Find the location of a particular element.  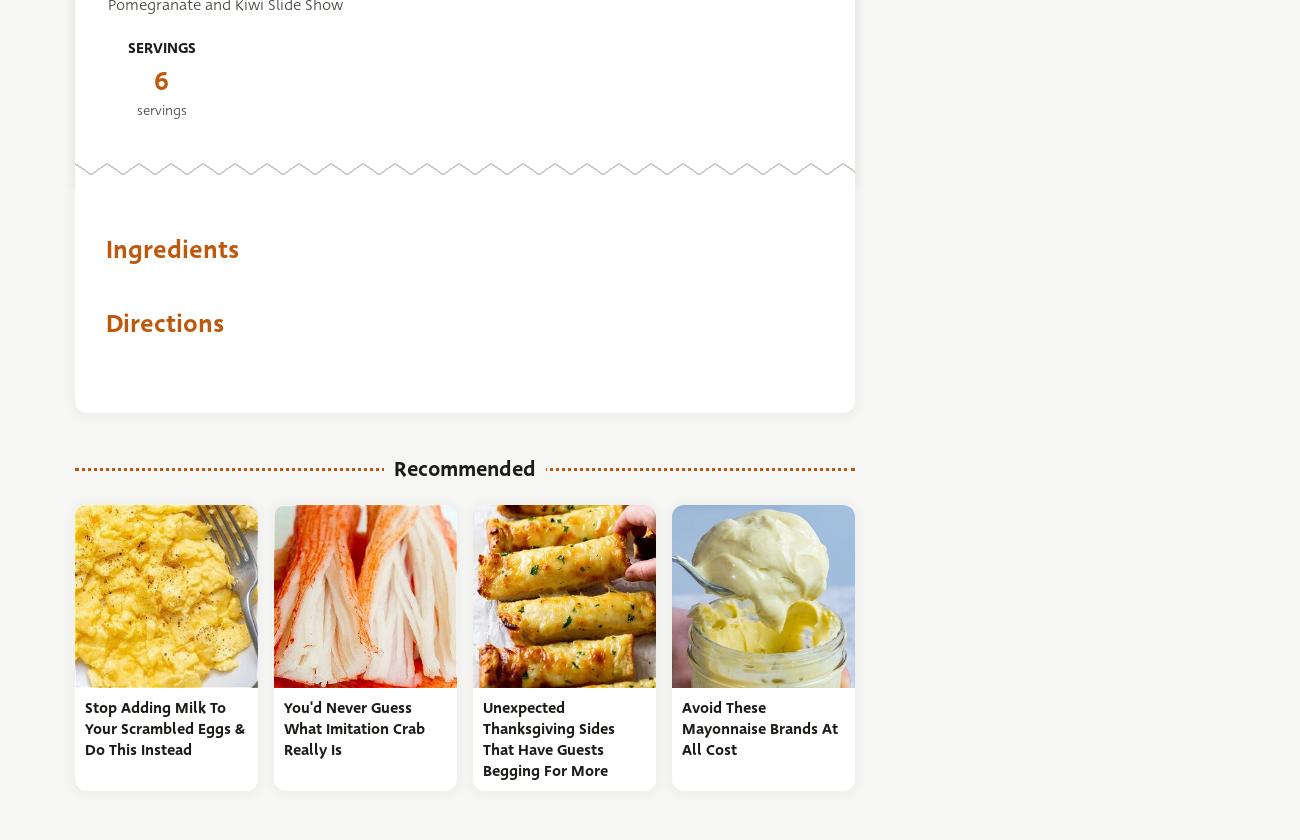

'Recommended' is located at coordinates (464, 468).